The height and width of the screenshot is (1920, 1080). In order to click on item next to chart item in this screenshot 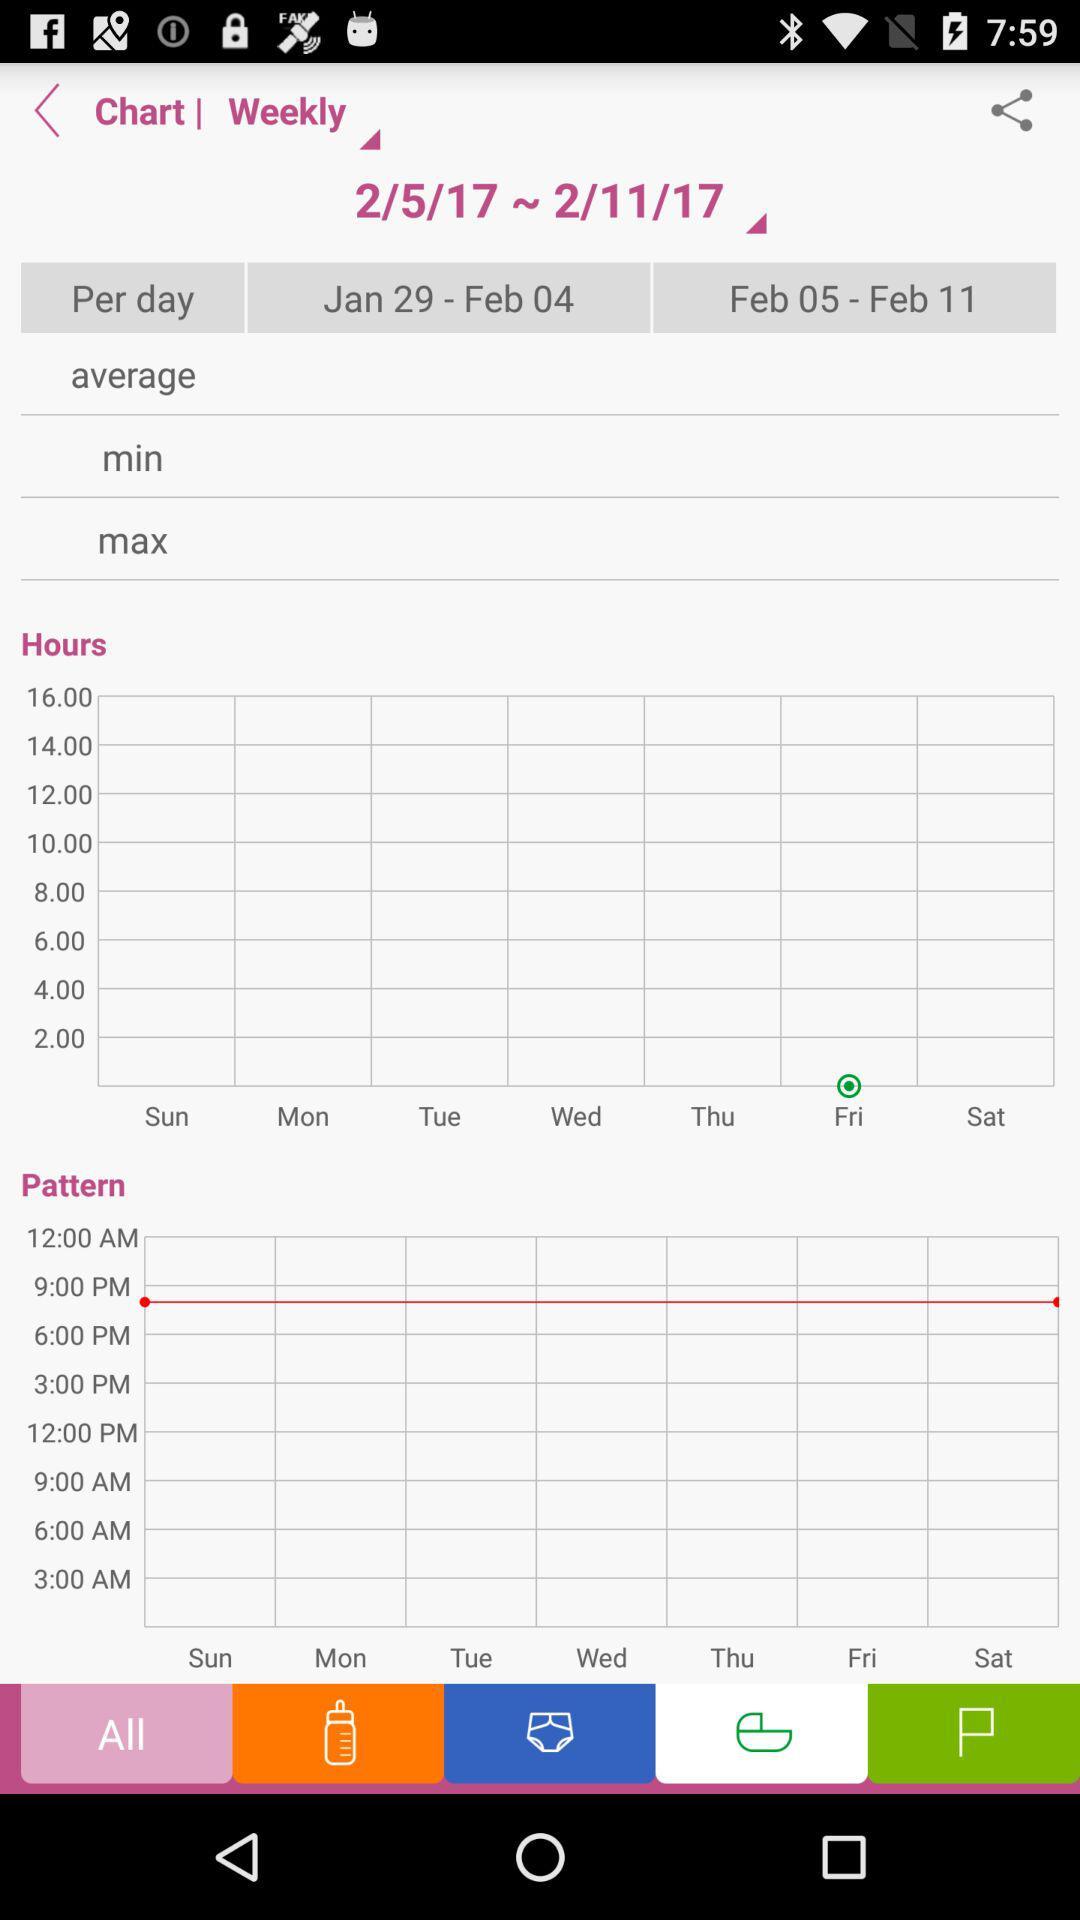, I will do `click(46, 109)`.